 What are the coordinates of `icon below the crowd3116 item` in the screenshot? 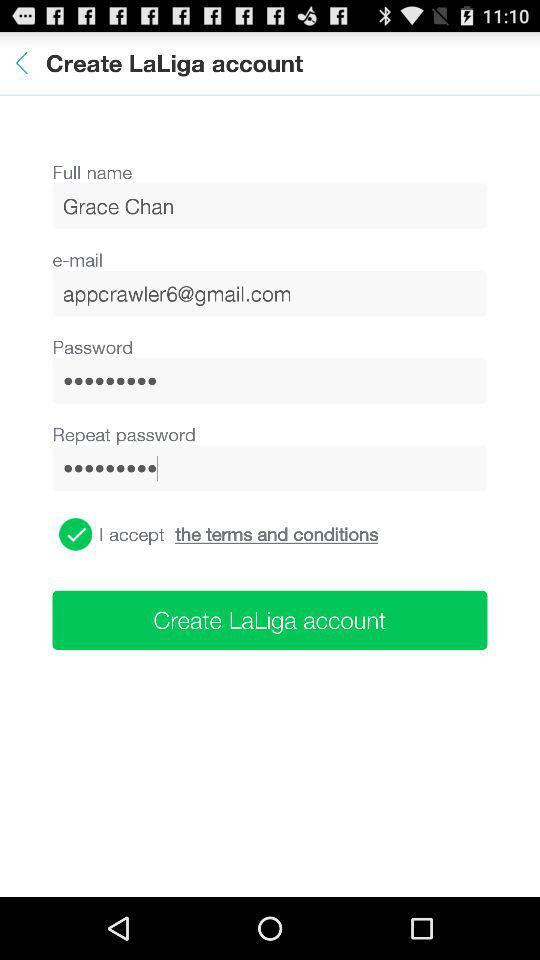 It's located at (275, 533).